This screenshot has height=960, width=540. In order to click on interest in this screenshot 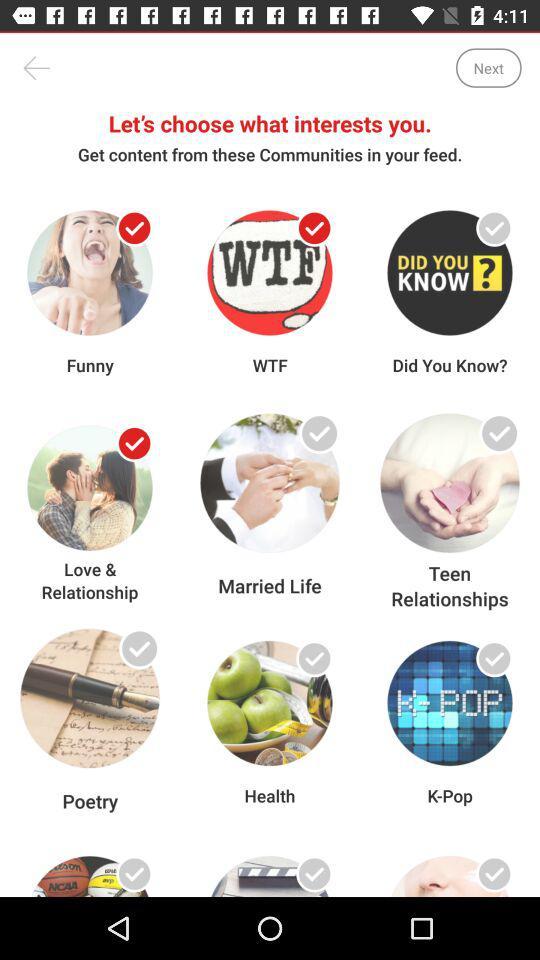, I will do `click(493, 228)`.